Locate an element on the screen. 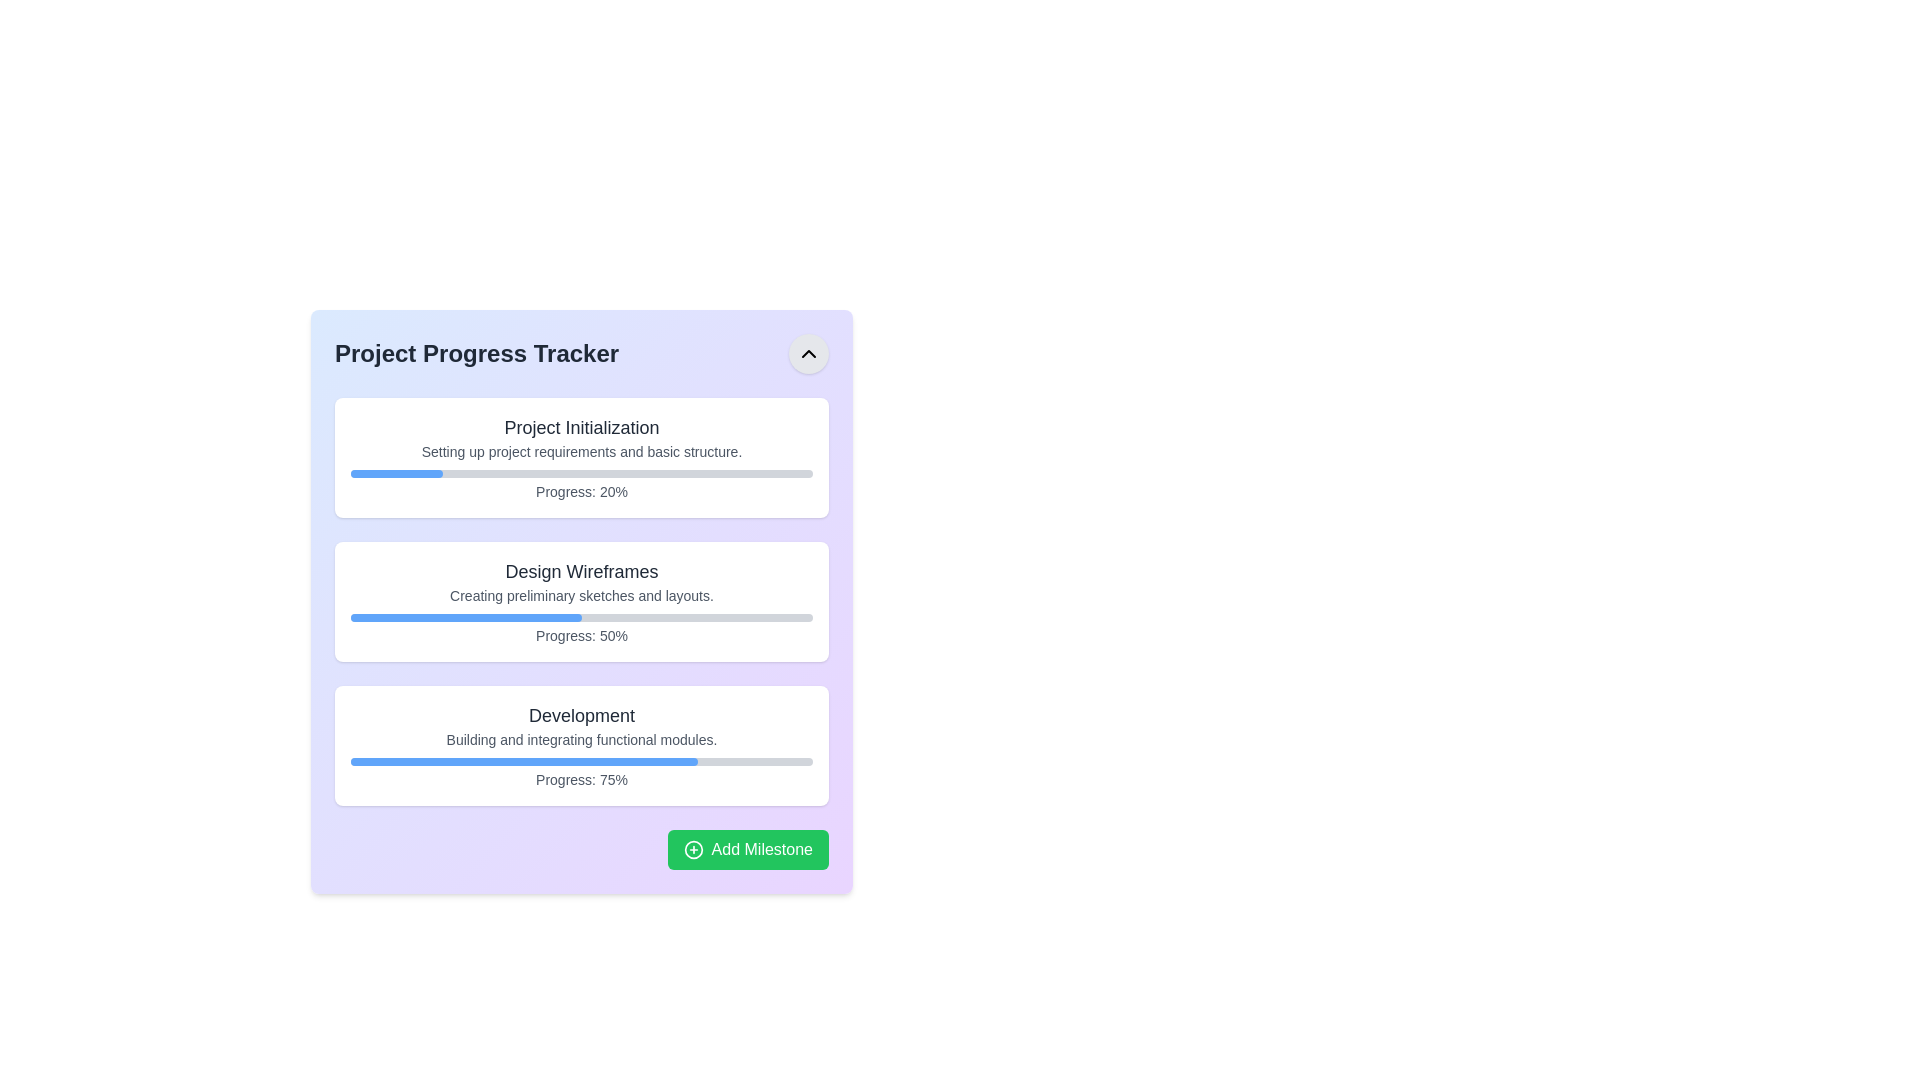  the blue progress indicator that visually represents 50% progress within the 'Design Wireframes' section, under the heading 'Progress: 50%.' is located at coordinates (465, 616).